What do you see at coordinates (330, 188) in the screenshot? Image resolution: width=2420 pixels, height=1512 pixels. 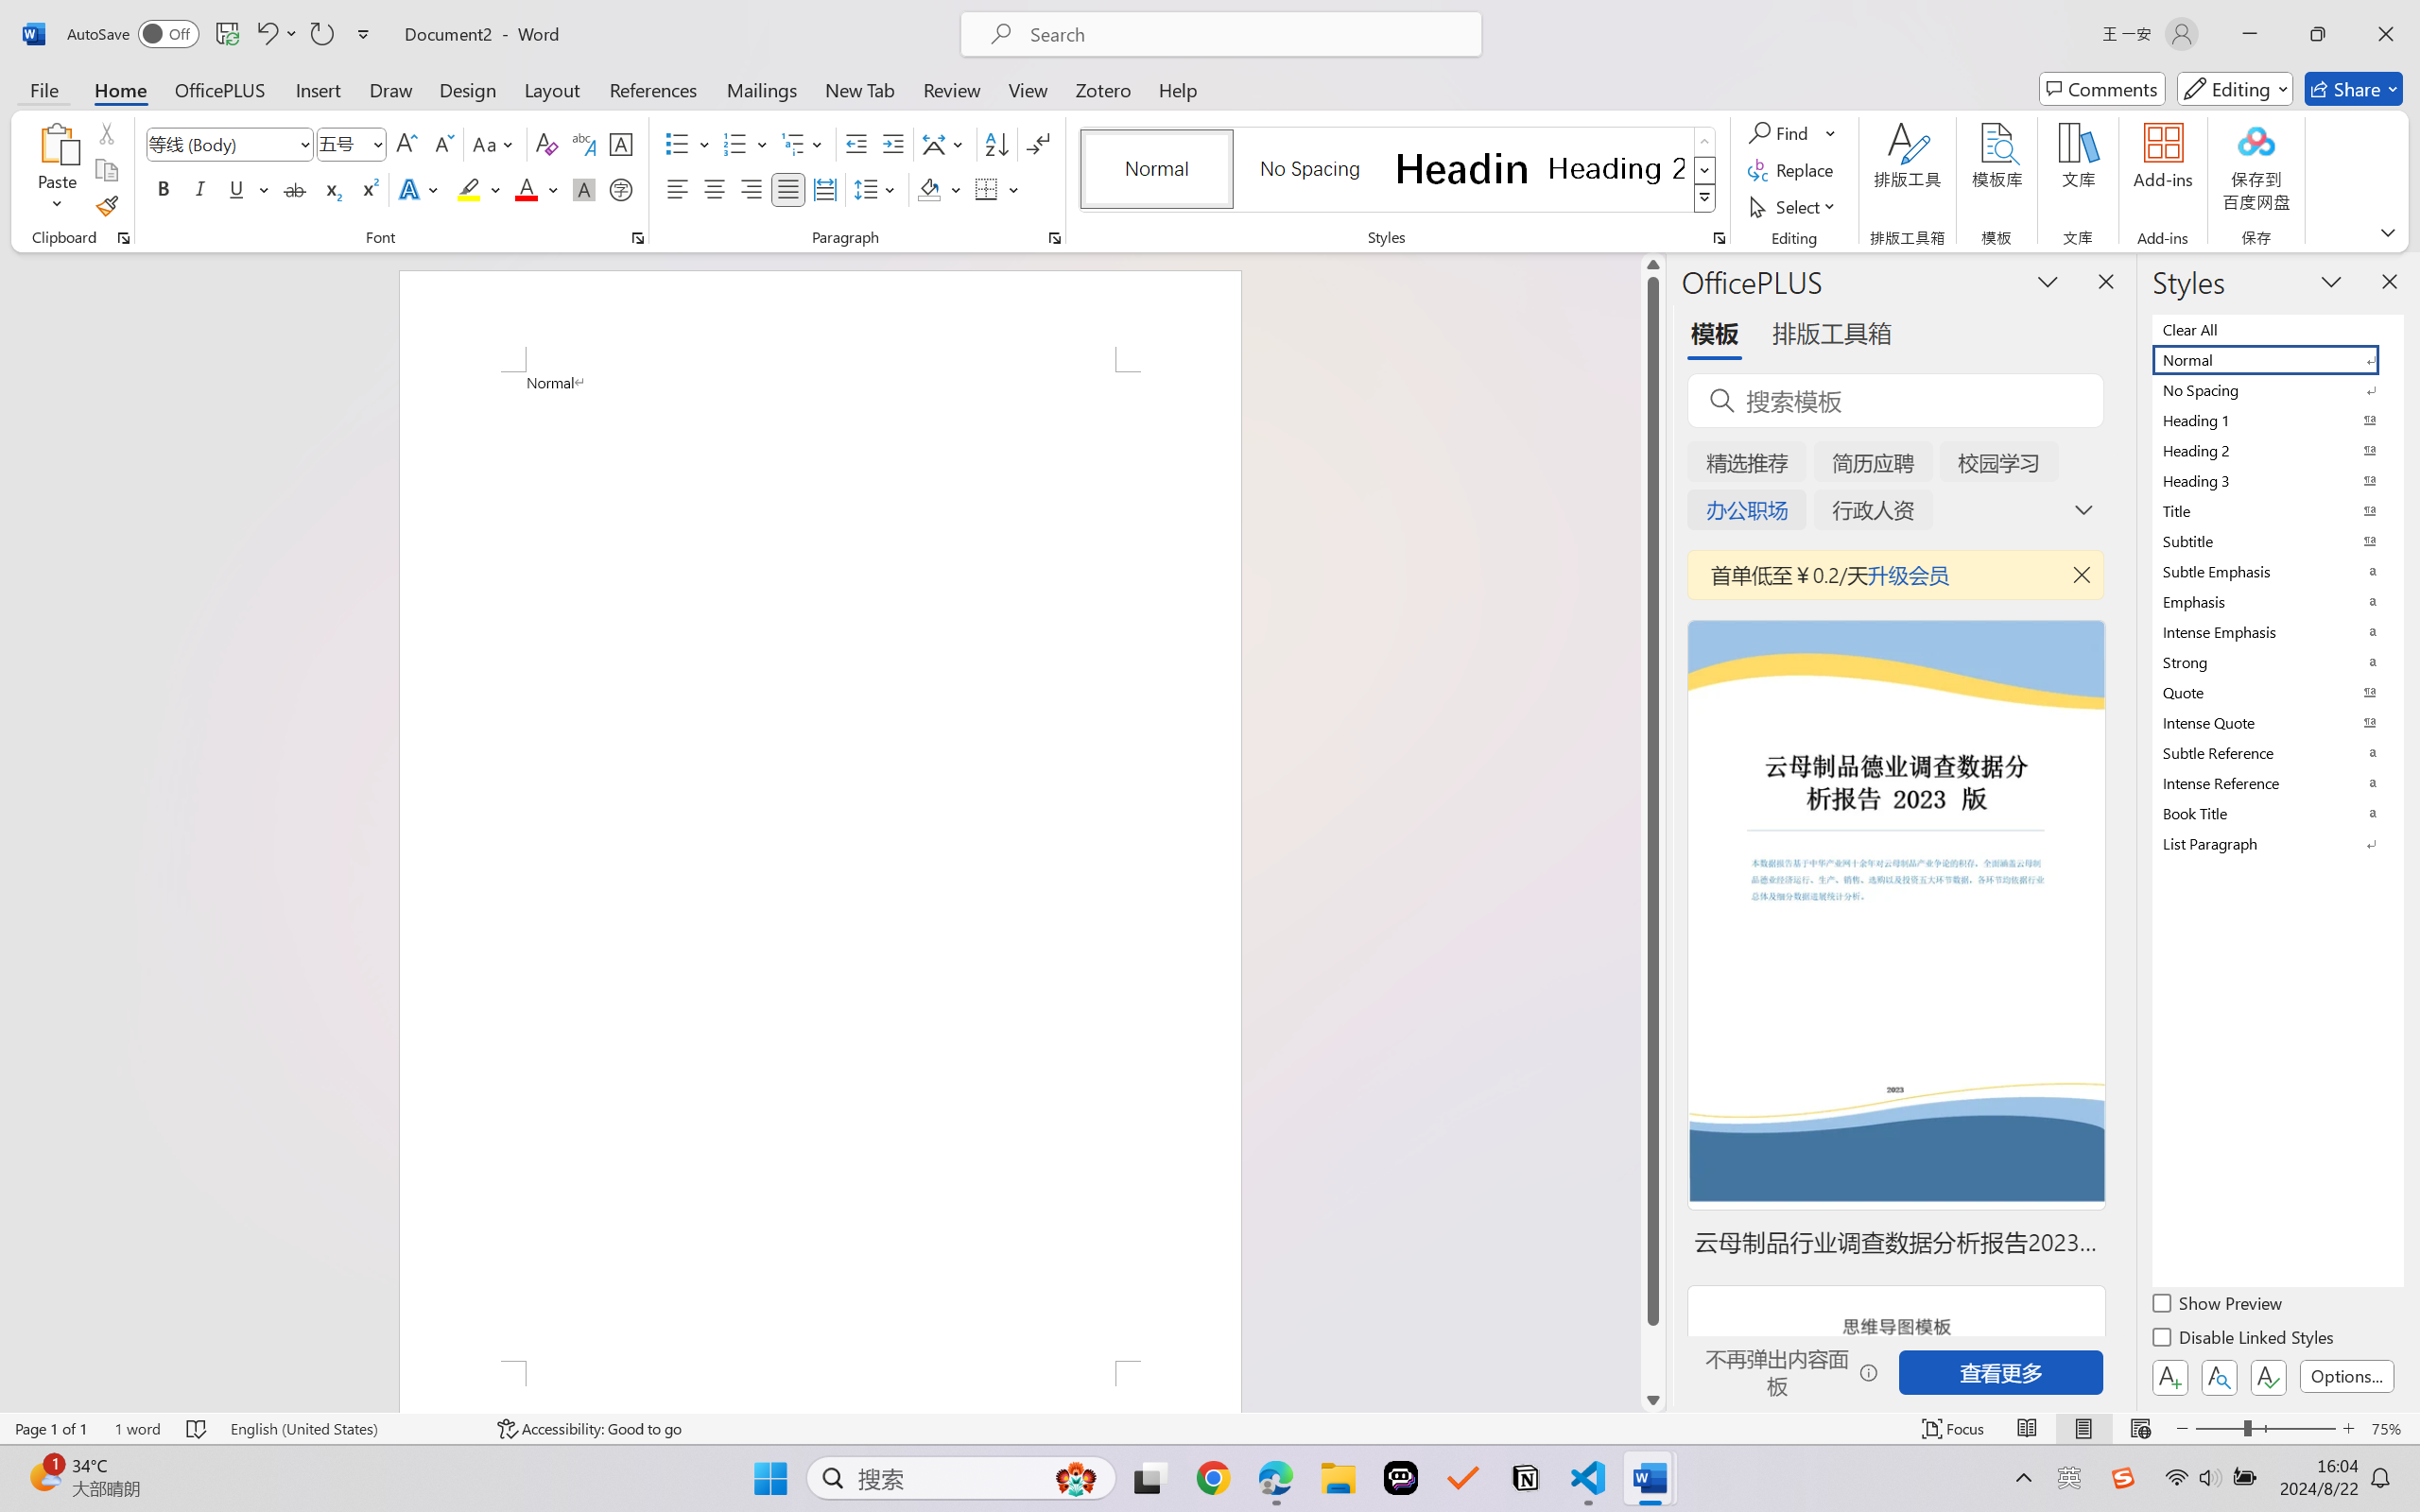 I see `'Subscript'` at bounding box center [330, 188].